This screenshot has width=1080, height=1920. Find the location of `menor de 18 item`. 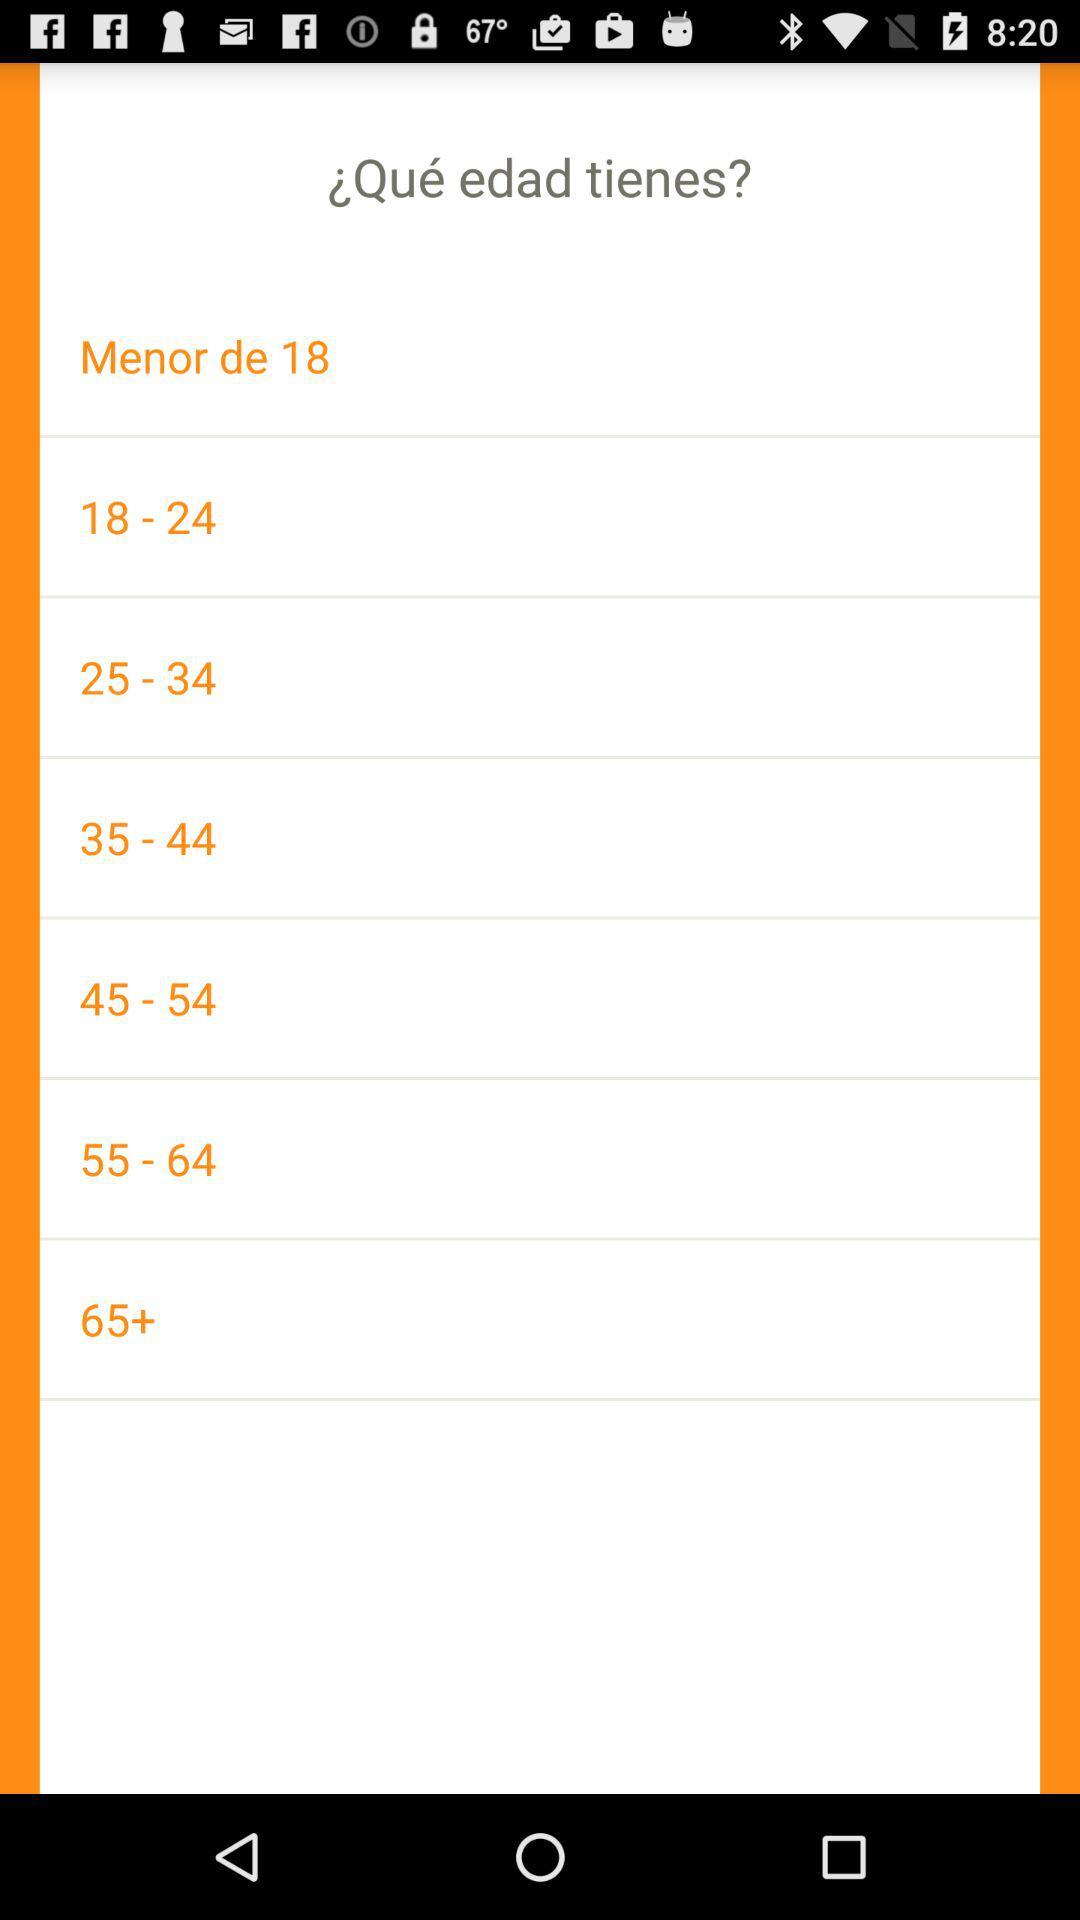

menor de 18 item is located at coordinates (540, 356).